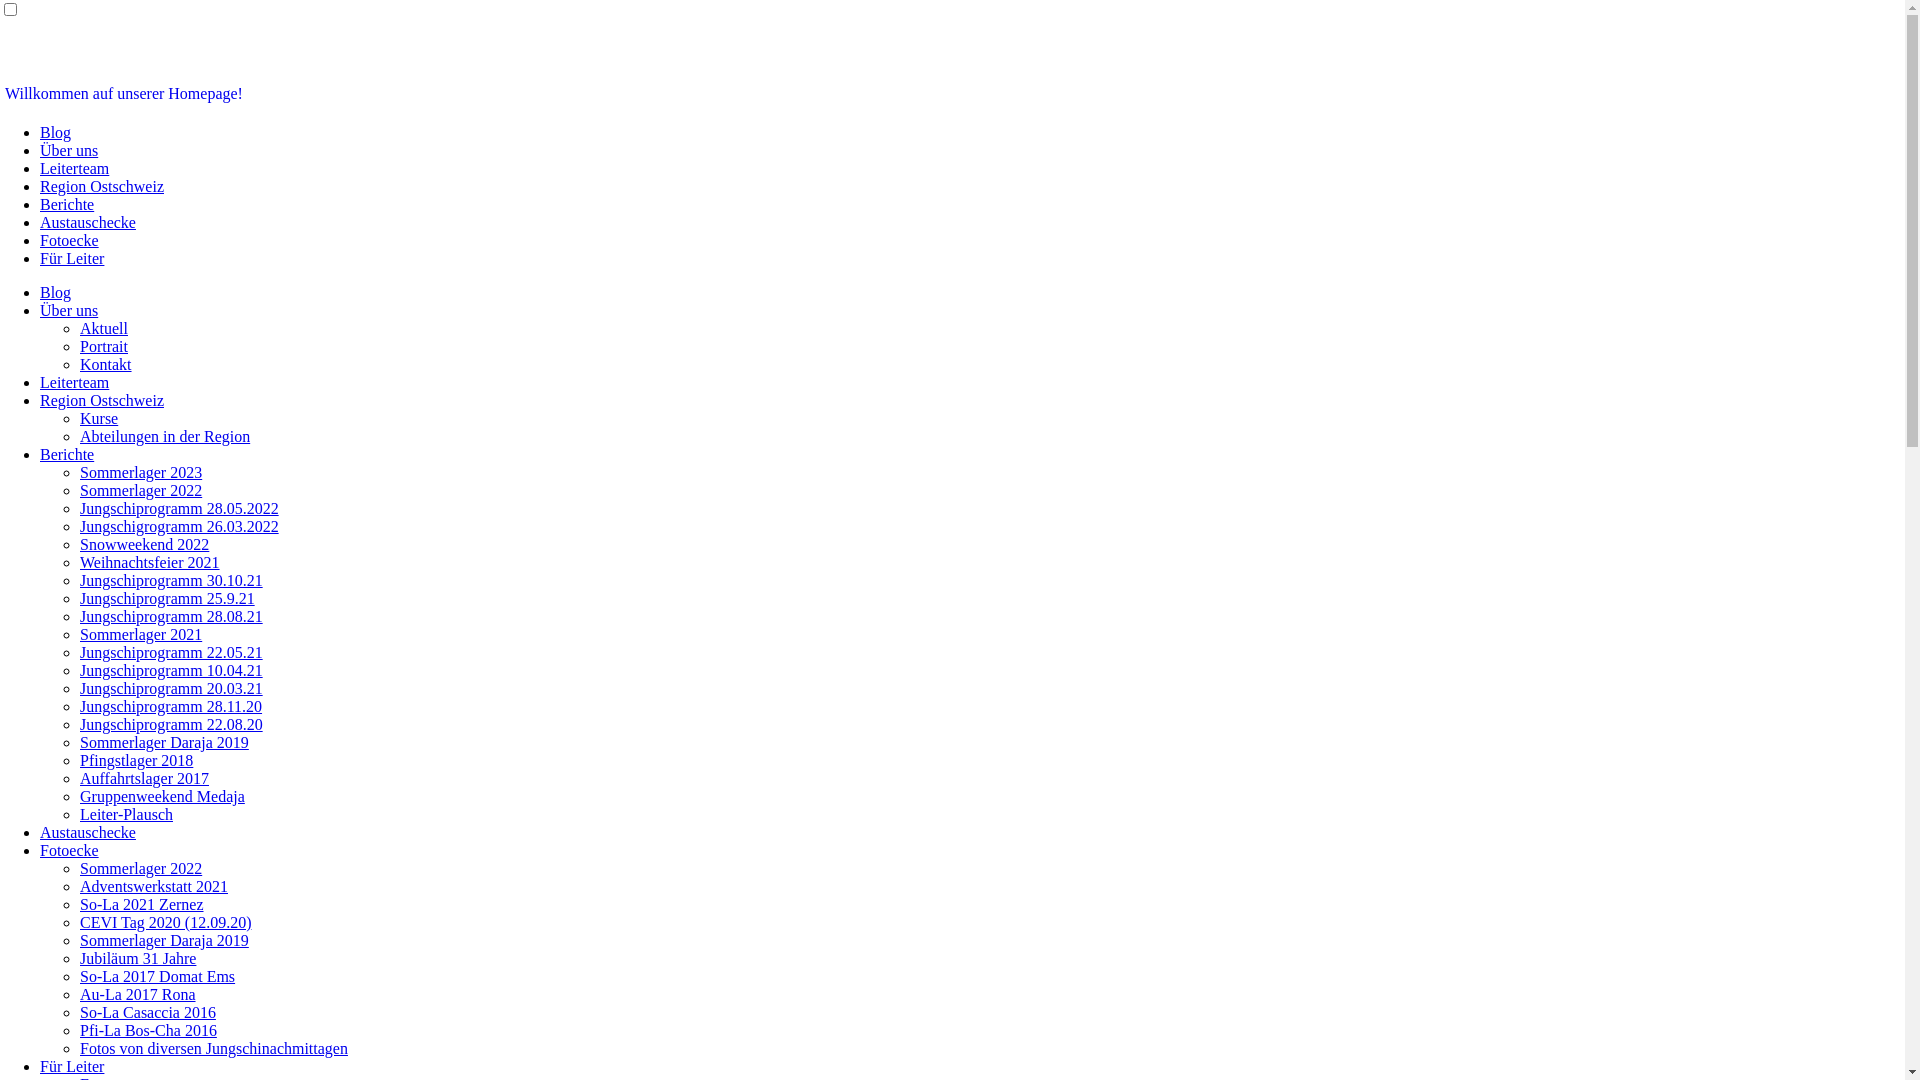  I want to click on 'Au-La 2017 Rona', so click(137, 994).